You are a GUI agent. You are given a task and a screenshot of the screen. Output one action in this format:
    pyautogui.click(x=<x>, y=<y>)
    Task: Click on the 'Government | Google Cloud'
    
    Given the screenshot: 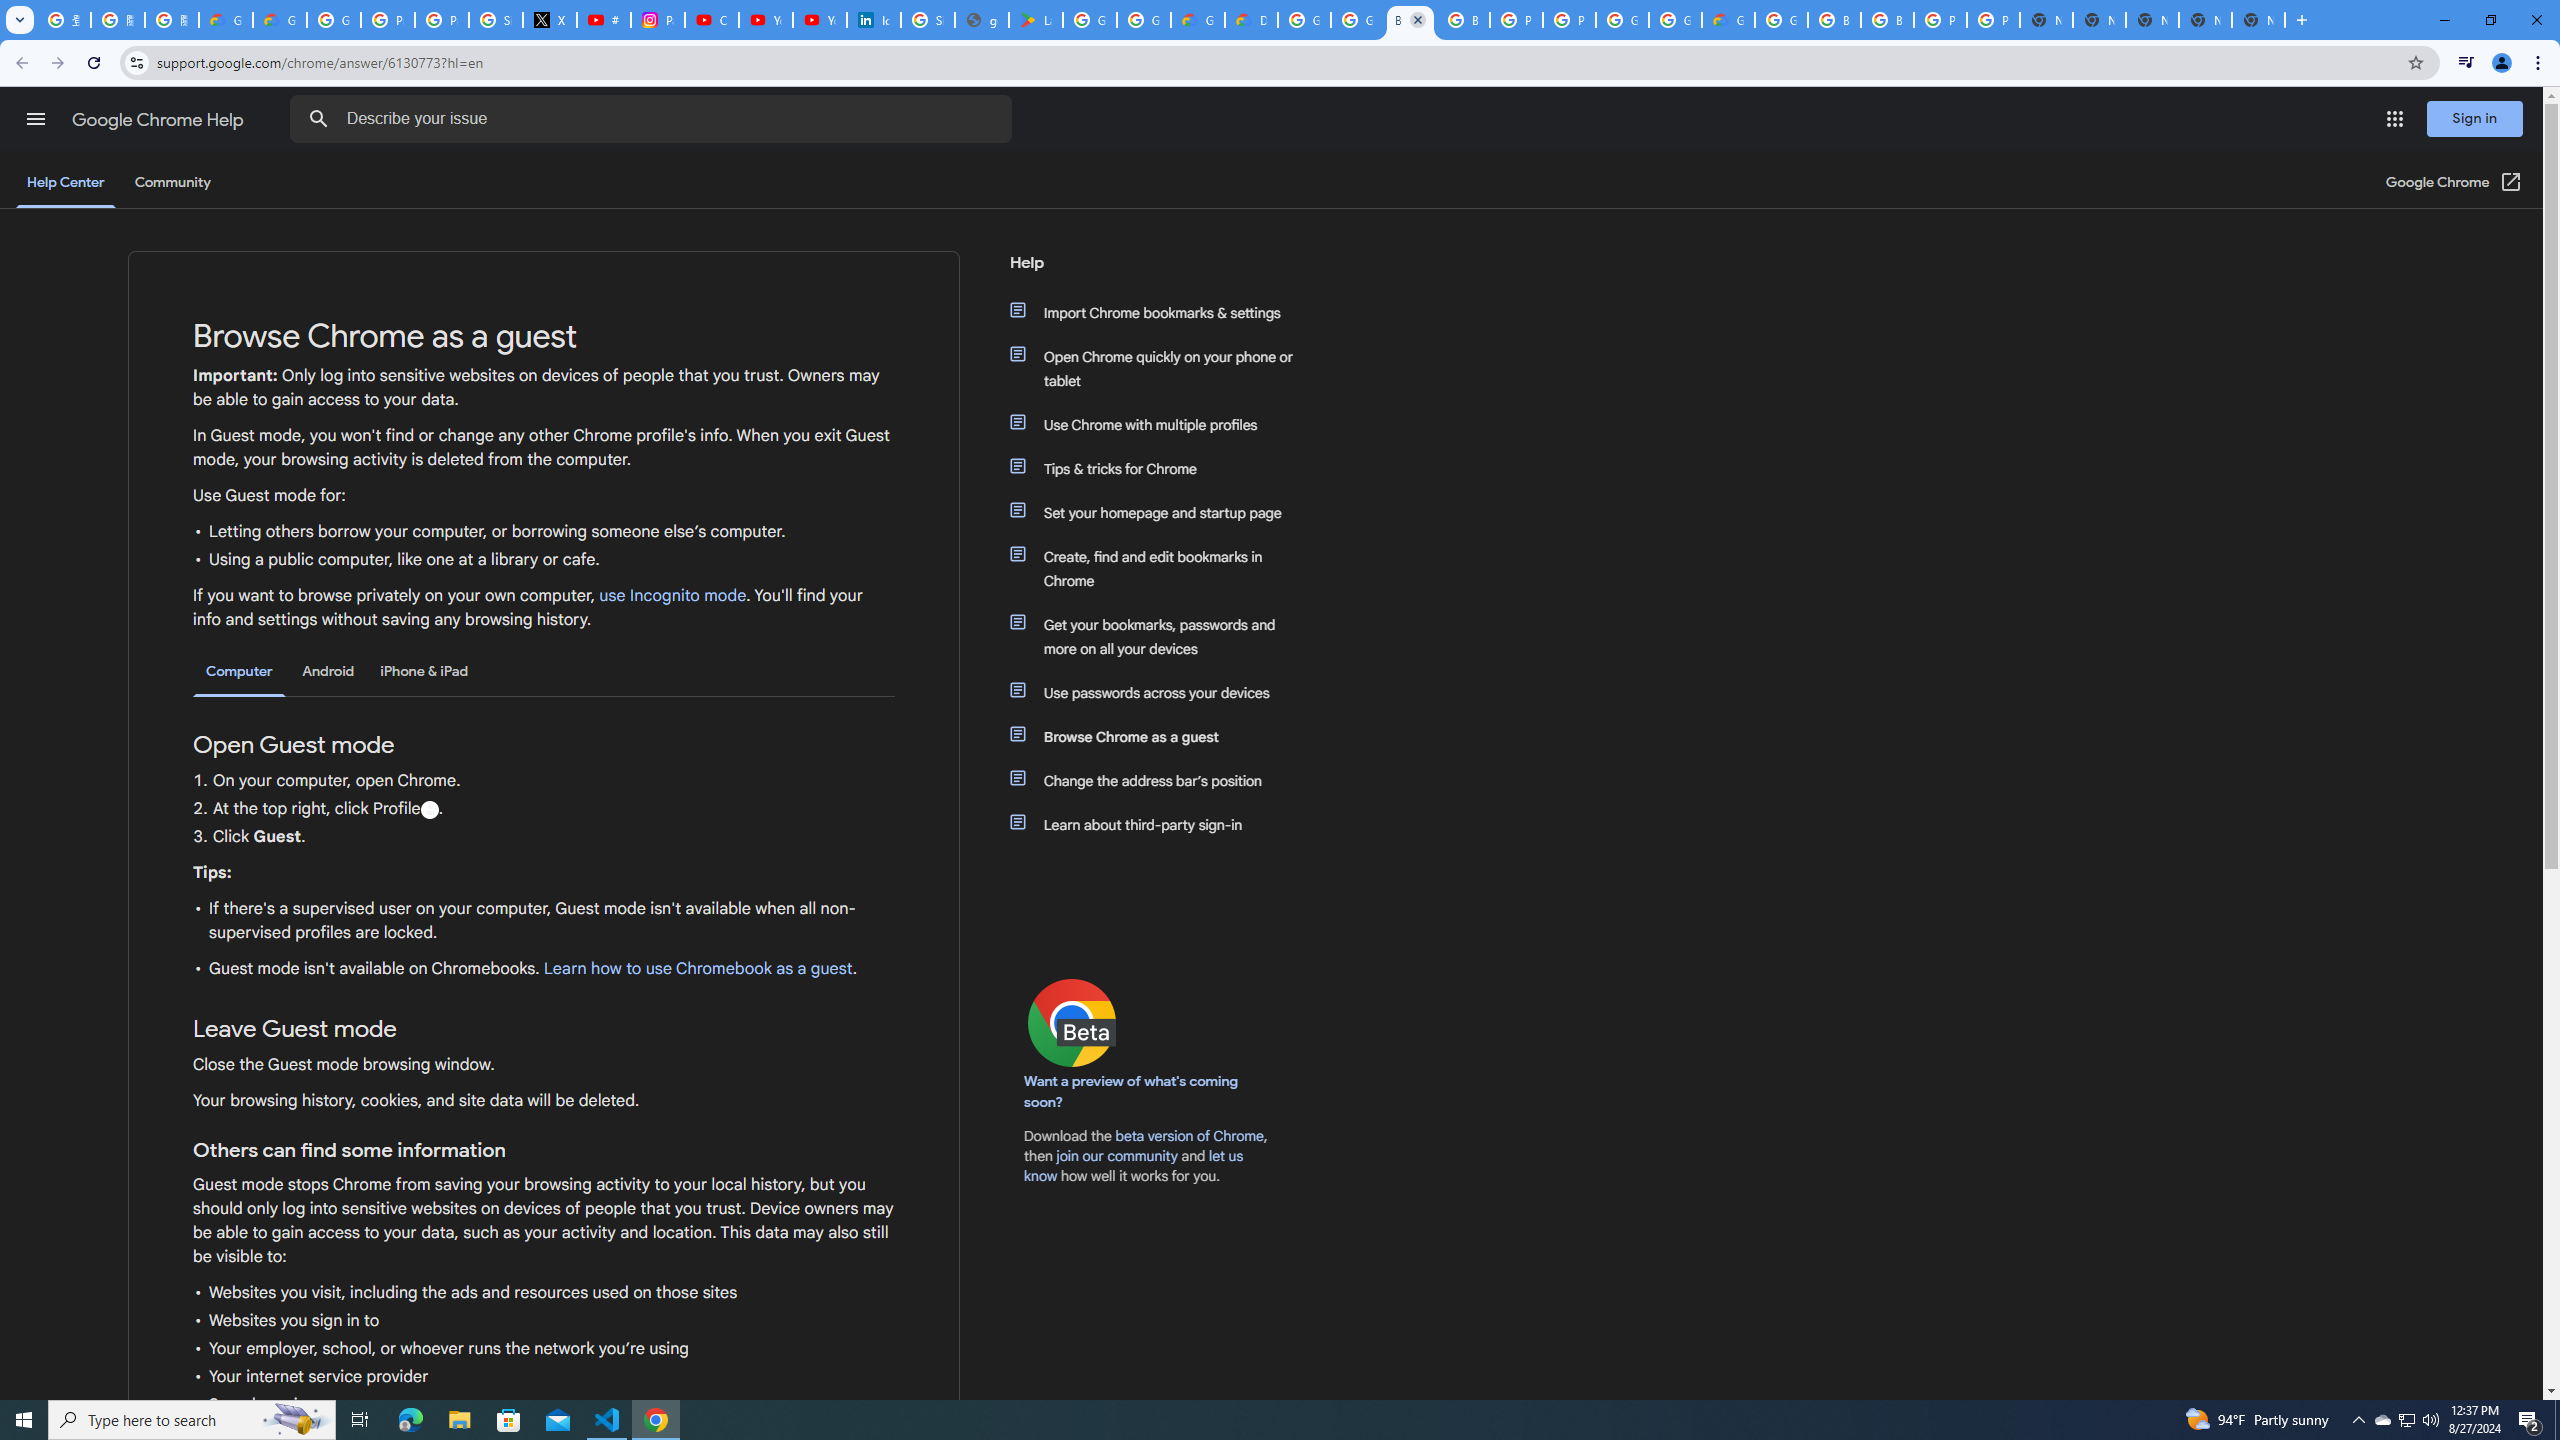 What is the action you would take?
    pyautogui.click(x=1198, y=19)
    